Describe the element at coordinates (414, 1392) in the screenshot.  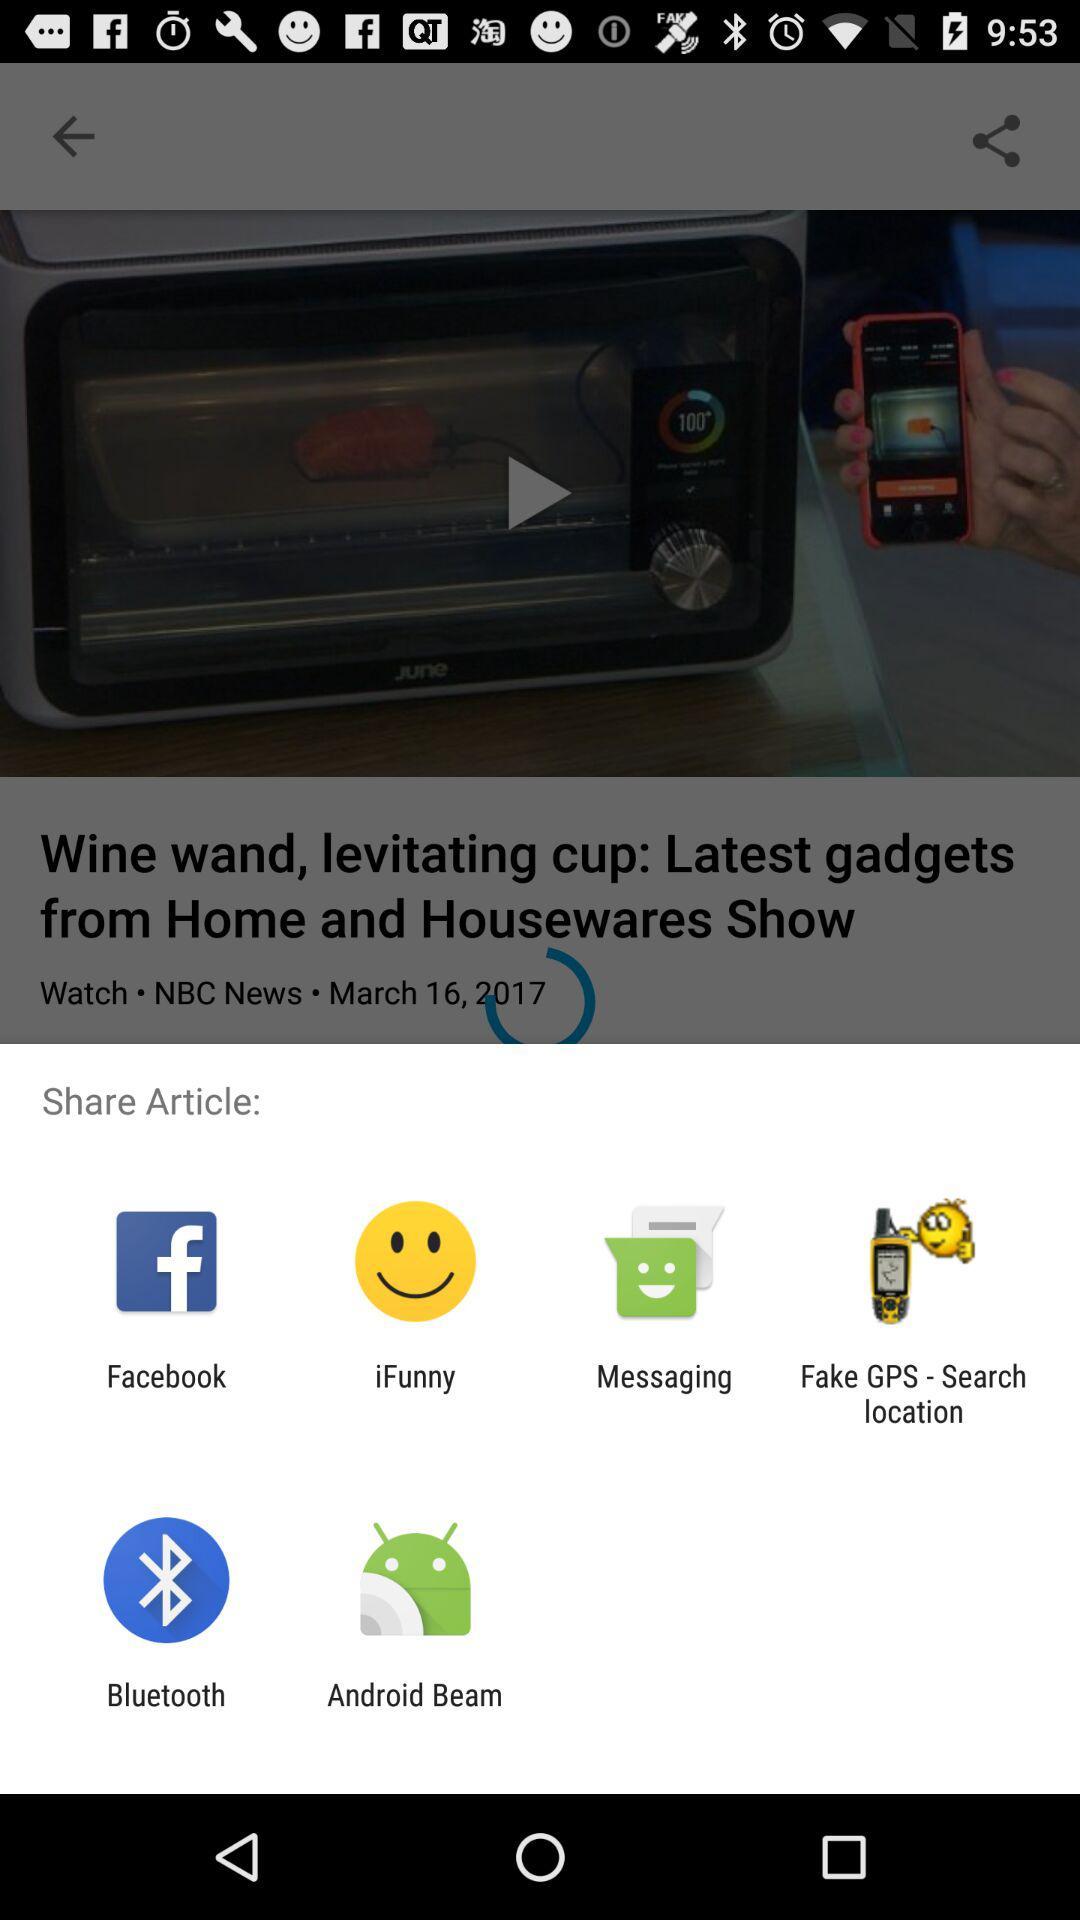
I see `the app to the left of messaging` at that location.